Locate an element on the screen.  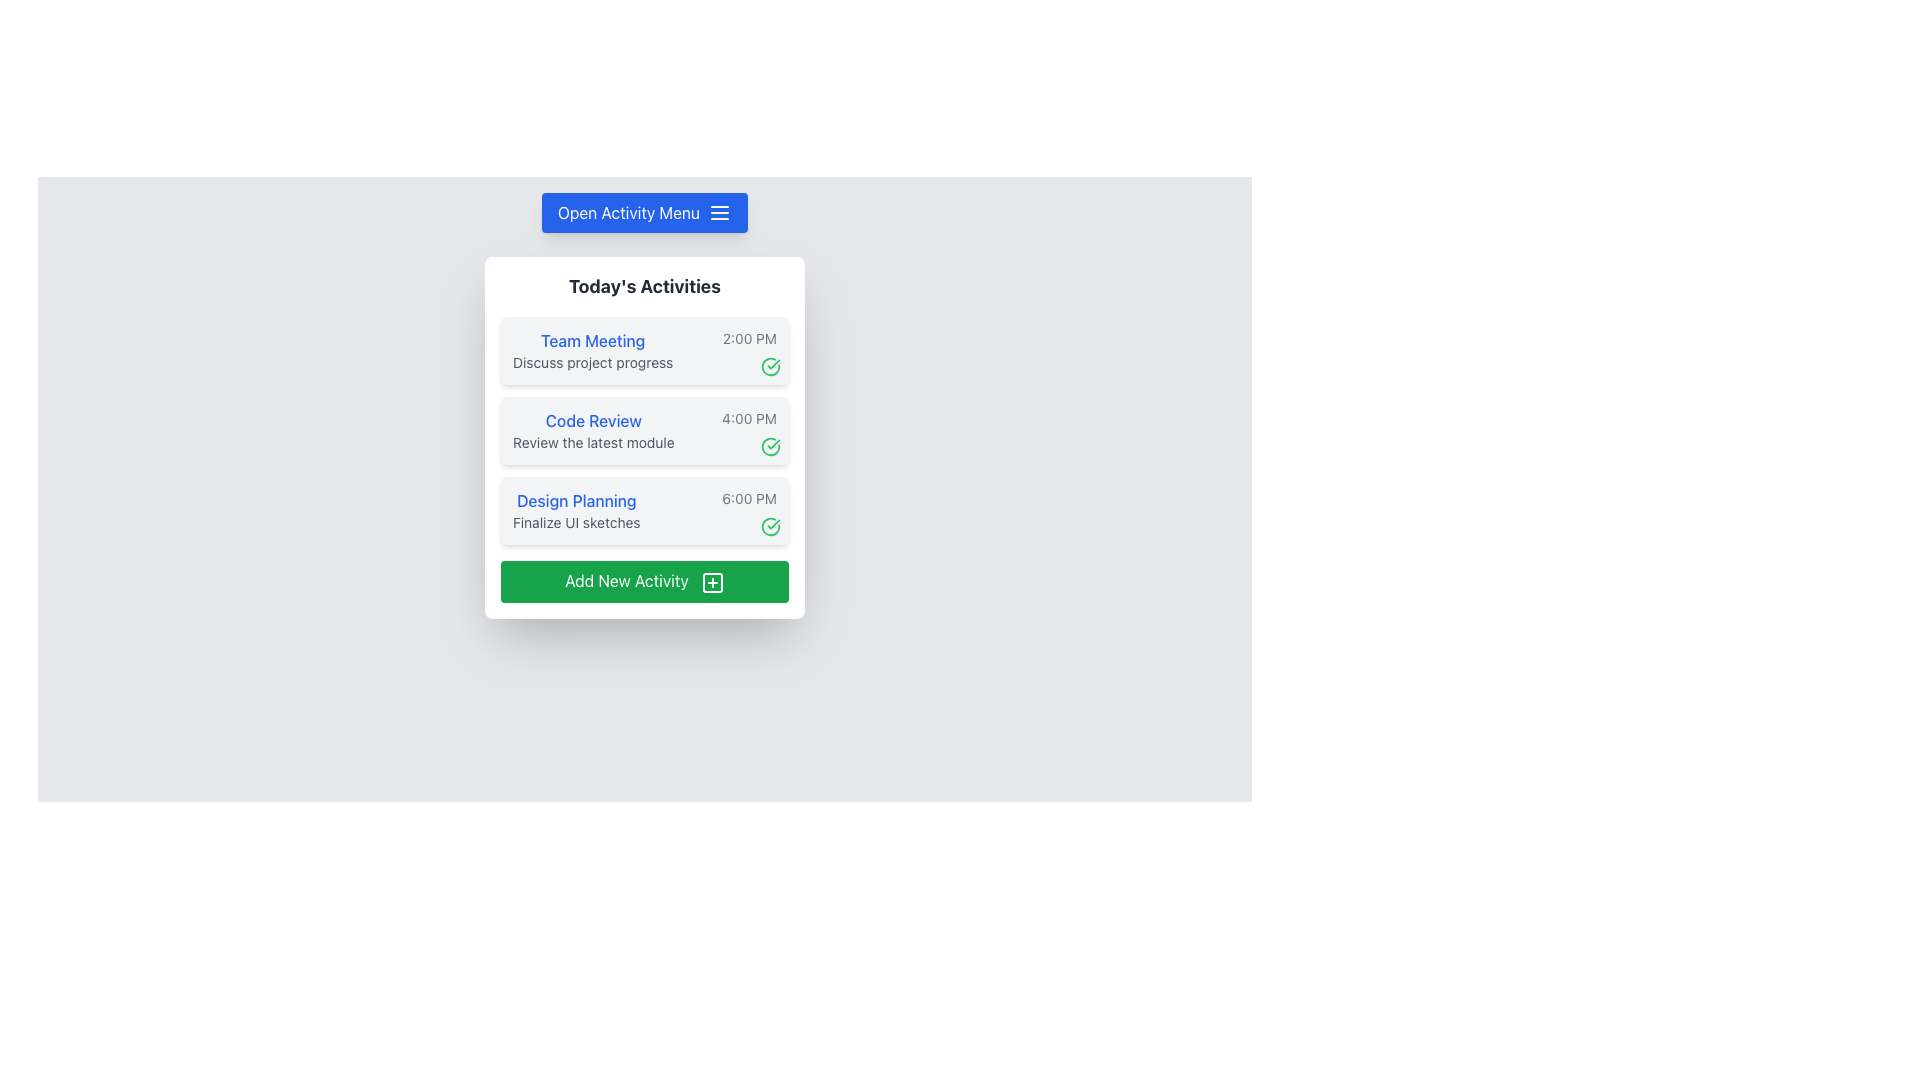
the text label displaying 'Finalize UI sketches' located in the third list entry of the 'Today's Activities' section, right-aligned beneath 'Design Planning' is located at coordinates (575, 522).